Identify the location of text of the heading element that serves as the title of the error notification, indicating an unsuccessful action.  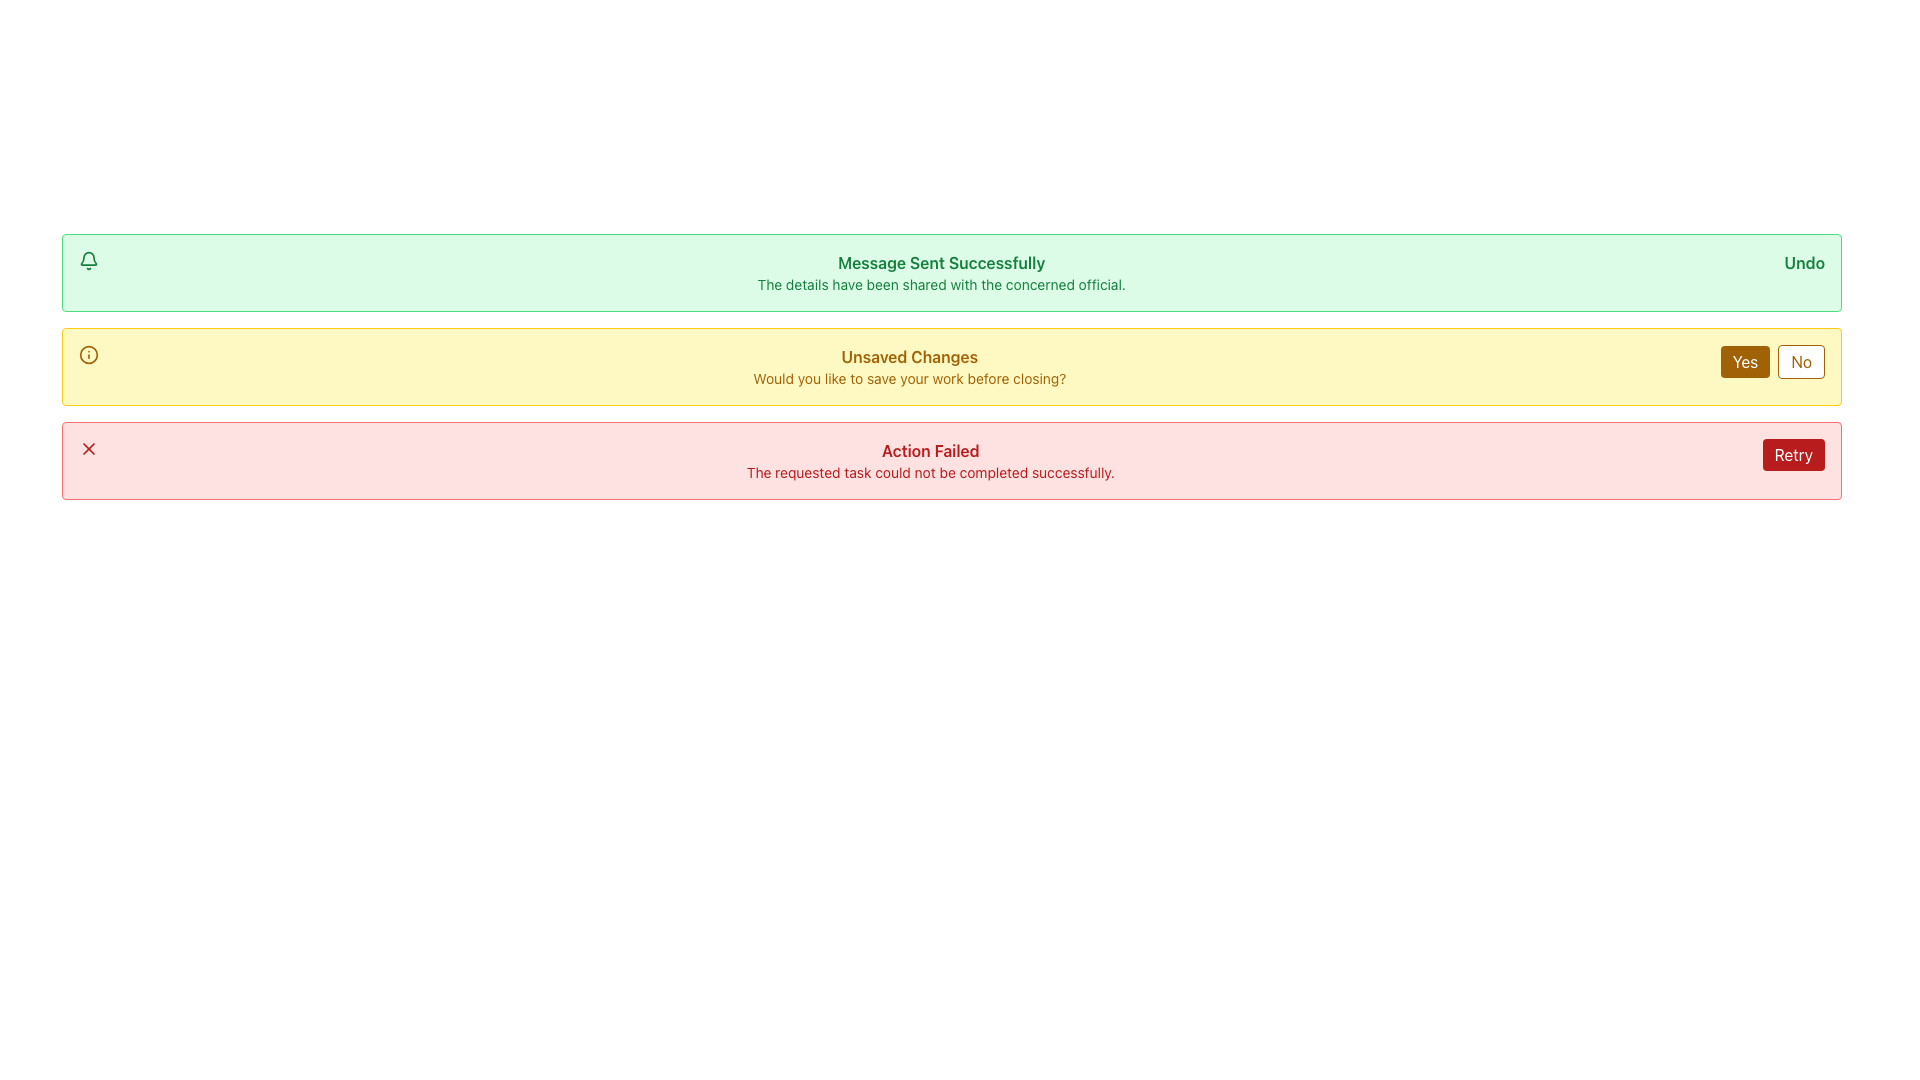
(929, 451).